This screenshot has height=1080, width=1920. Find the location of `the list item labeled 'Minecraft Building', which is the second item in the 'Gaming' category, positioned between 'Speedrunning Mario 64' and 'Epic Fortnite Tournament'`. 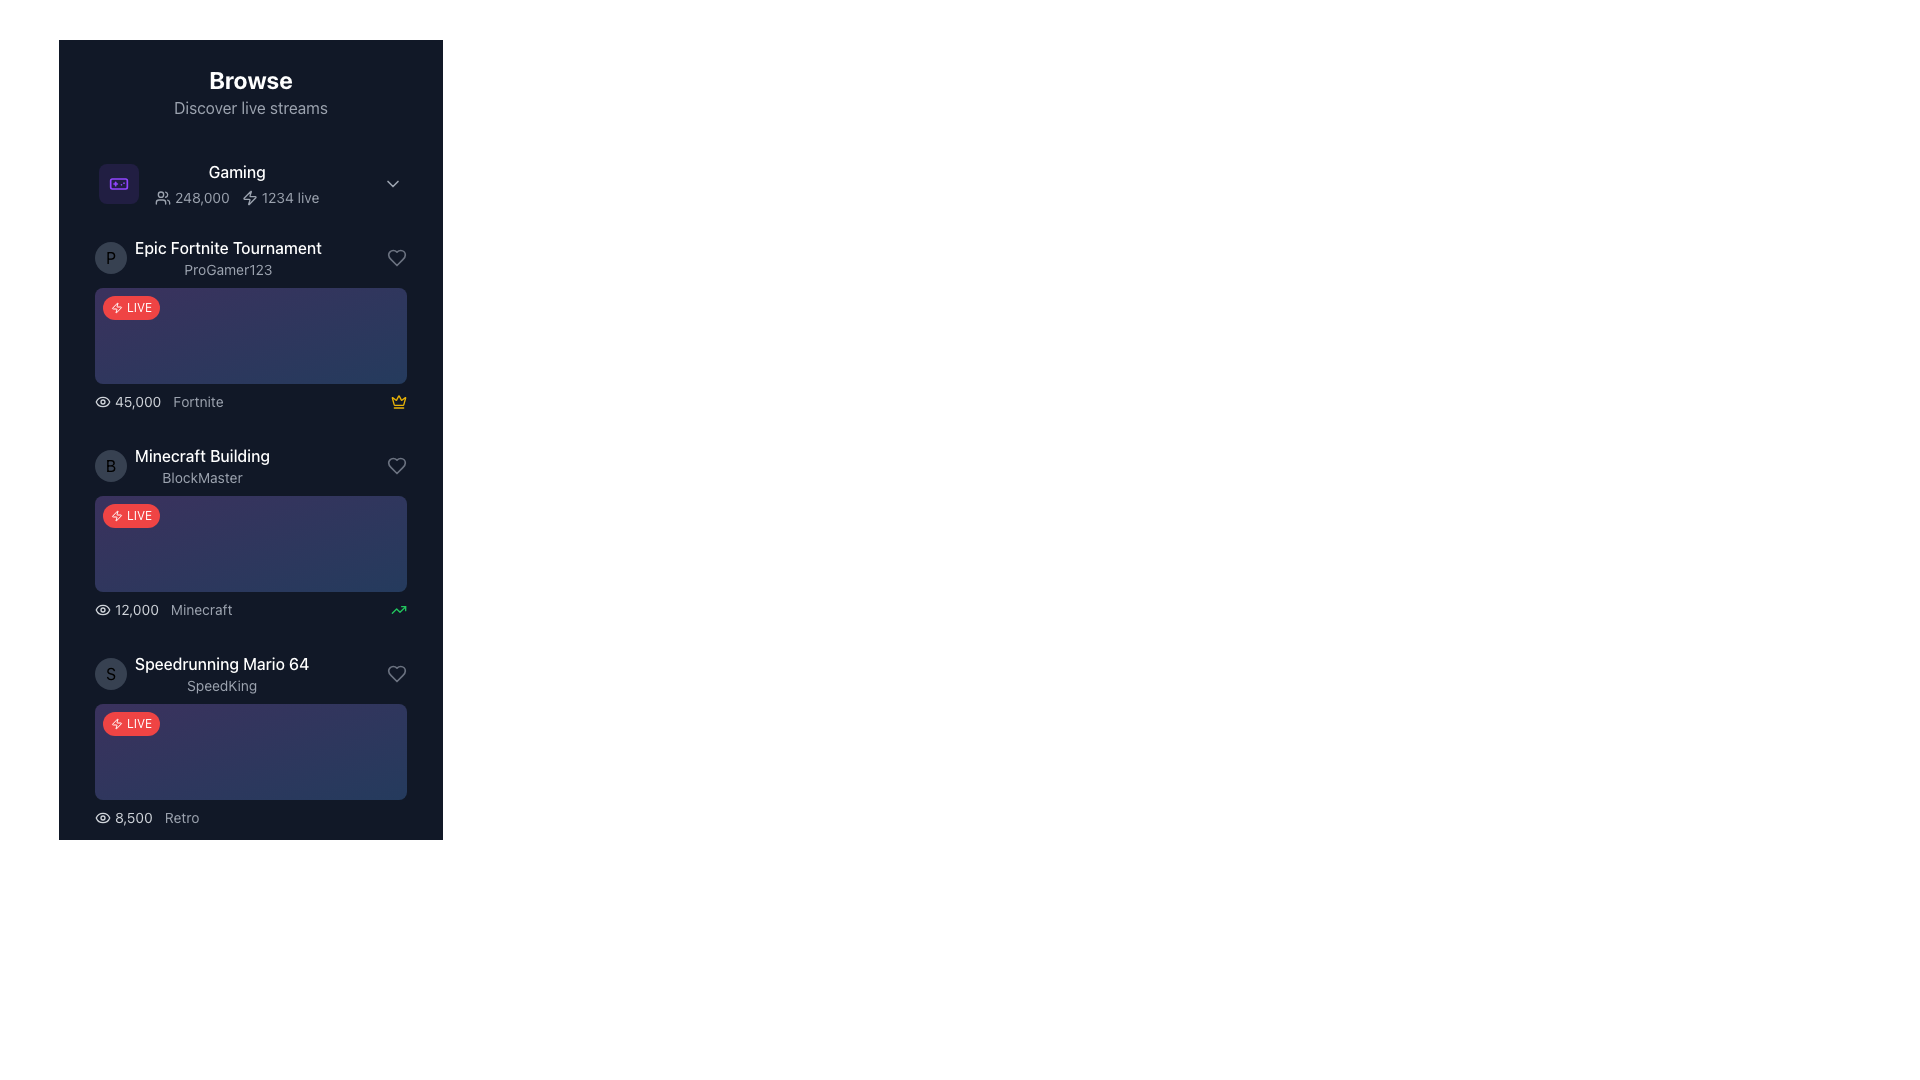

the list item labeled 'Minecraft Building', which is the second item in the 'Gaming' category, positioned between 'Speedrunning Mario 64' and 'Epic Fortnite Tournament' is located at coordinates (182, 466).